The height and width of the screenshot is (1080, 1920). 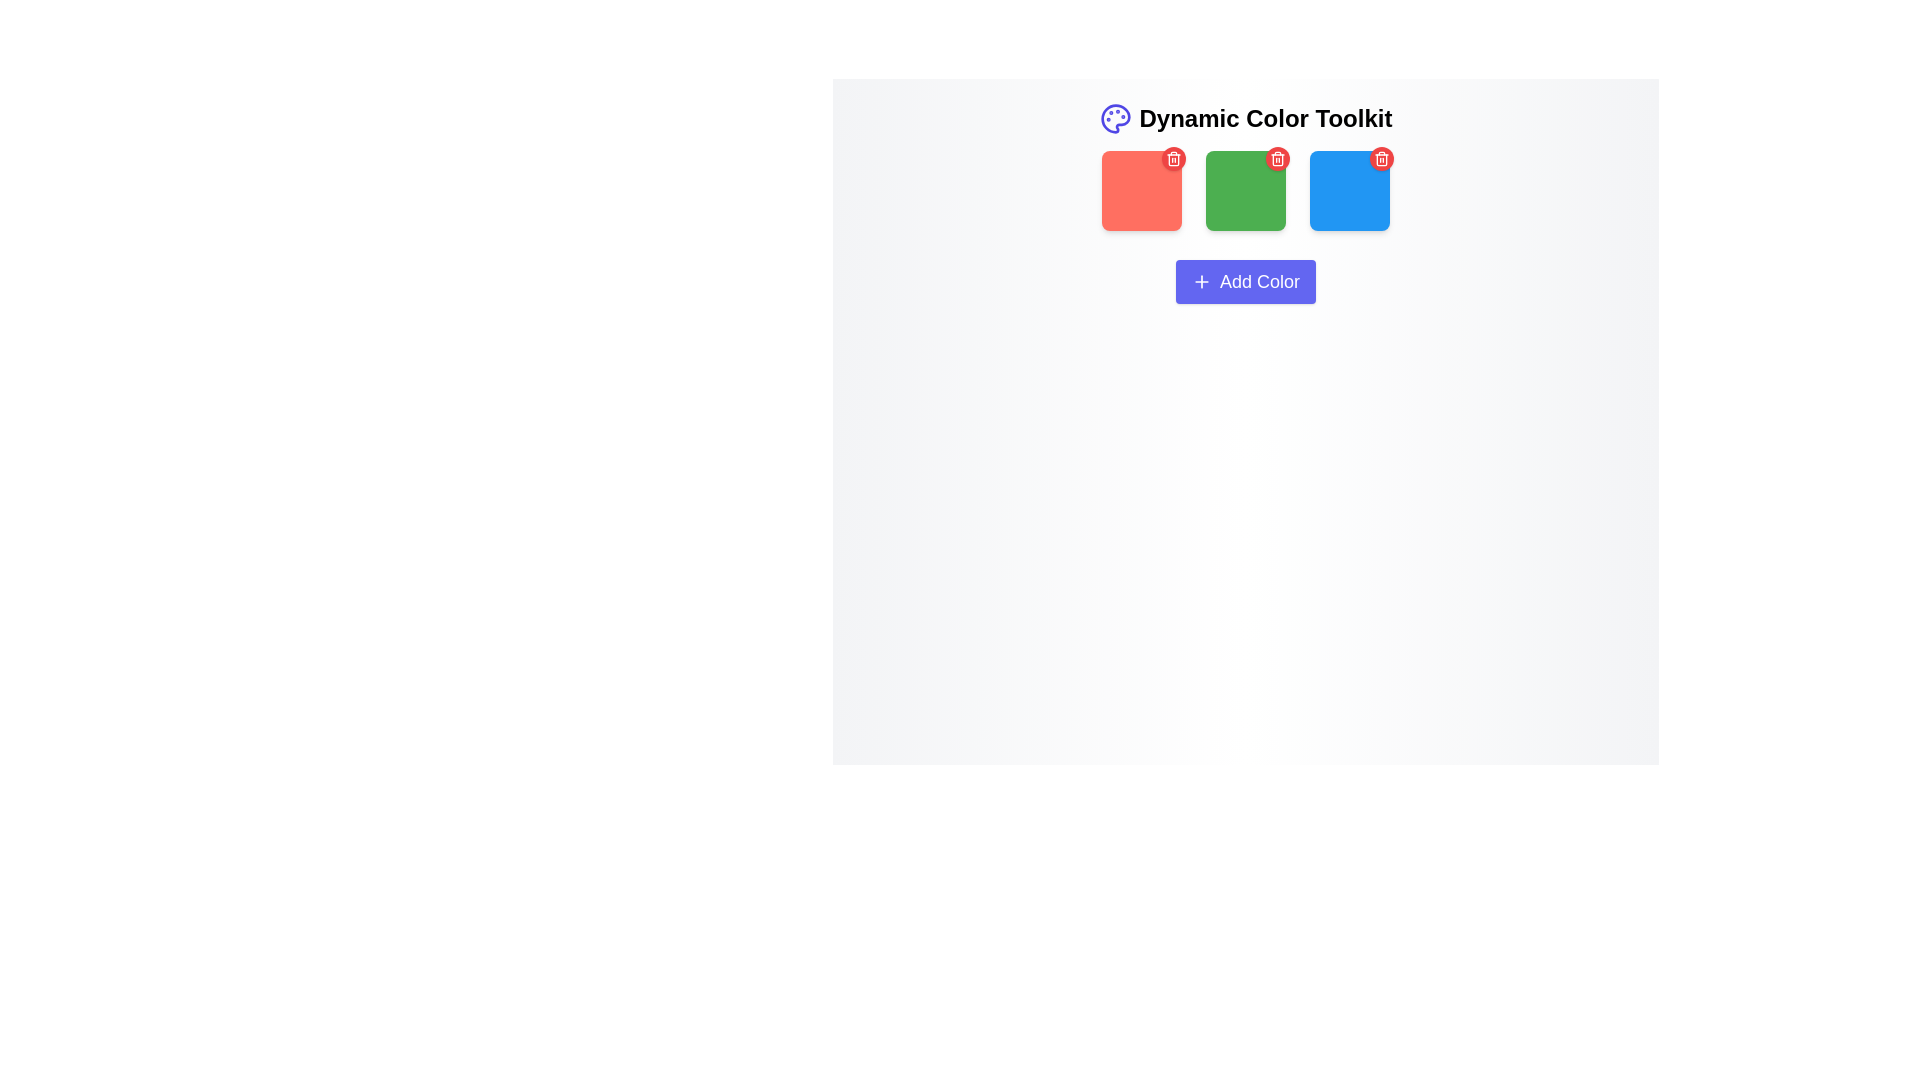 I want to click on the delete button located at the top-right corner of the red color tile in the top-left area of the grid, so click(x=1174, y=157).